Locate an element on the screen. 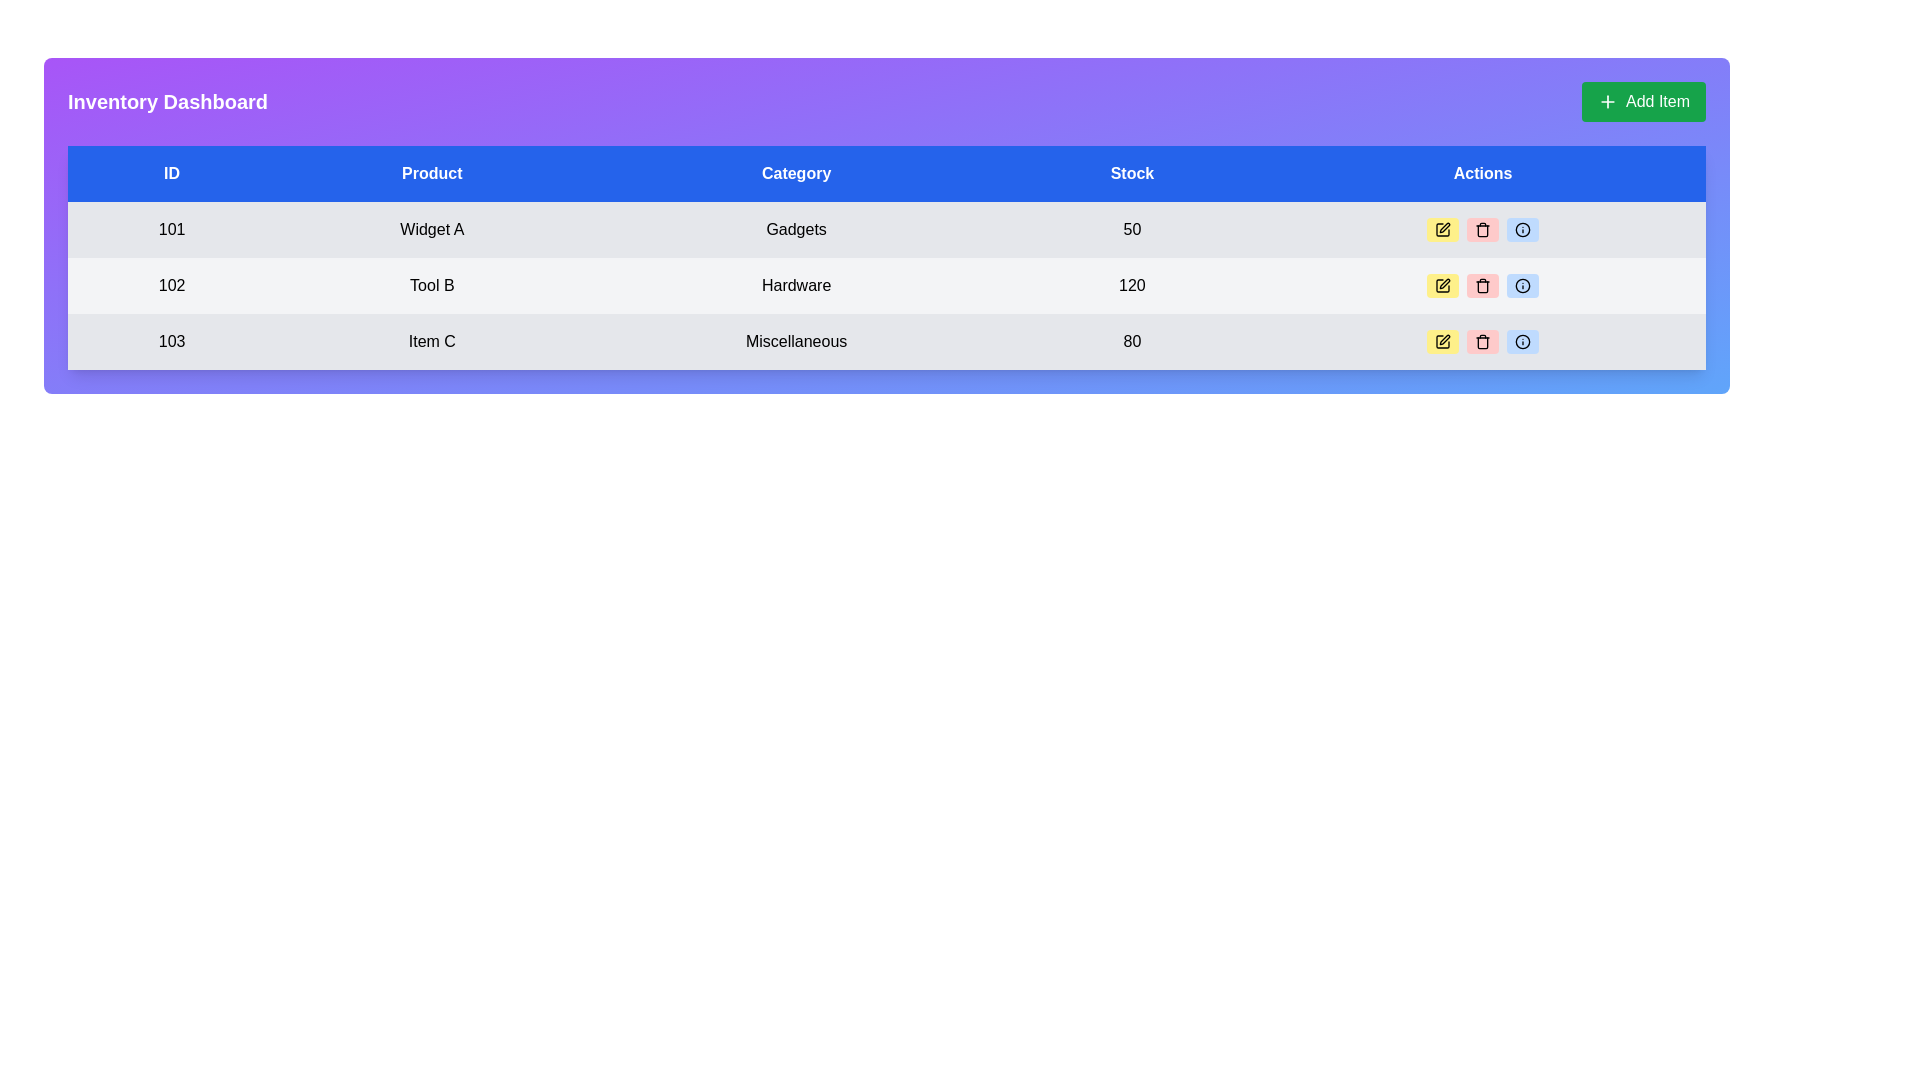  the trash can icon button with a light red background in the 'Actions' column of the third row is located at coordinates (1483, 229).